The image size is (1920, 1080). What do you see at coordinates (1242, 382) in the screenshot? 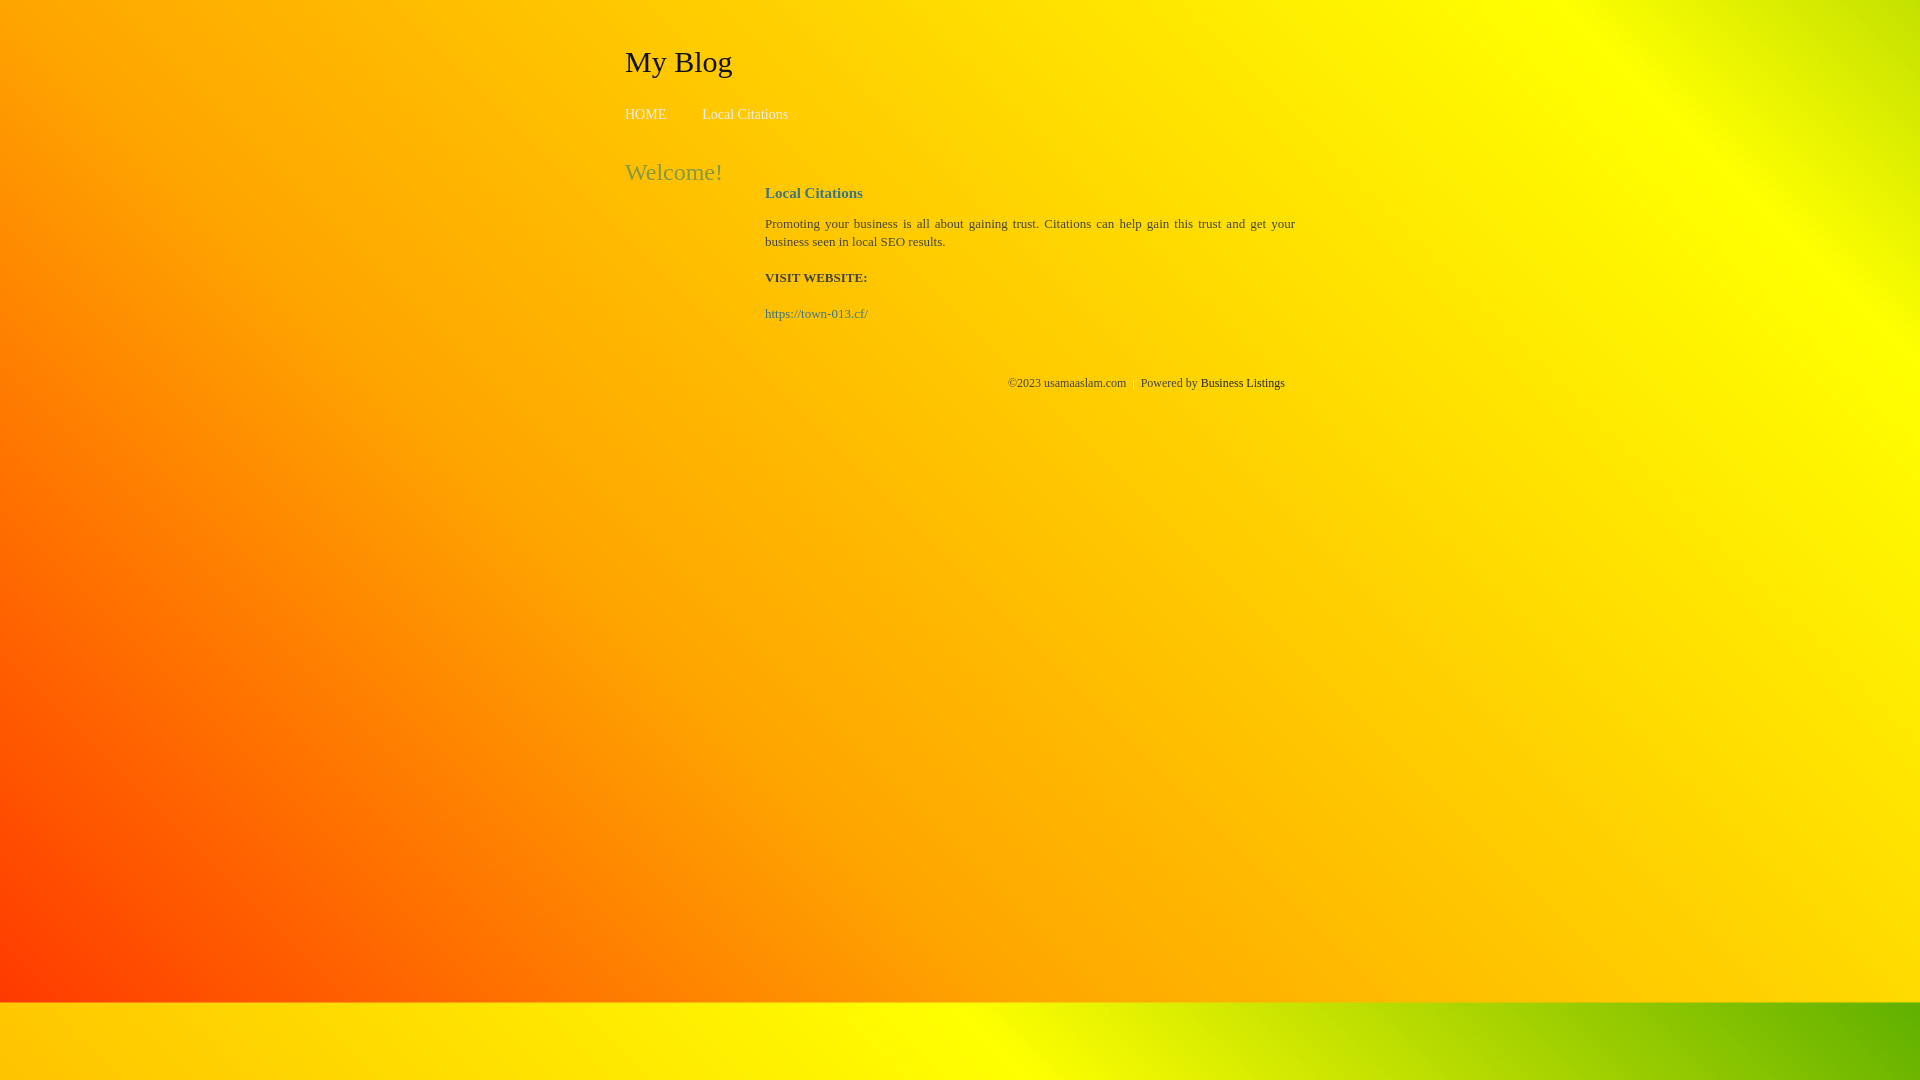
I see `'Business Listings'` at bounding box center [1242, 382].